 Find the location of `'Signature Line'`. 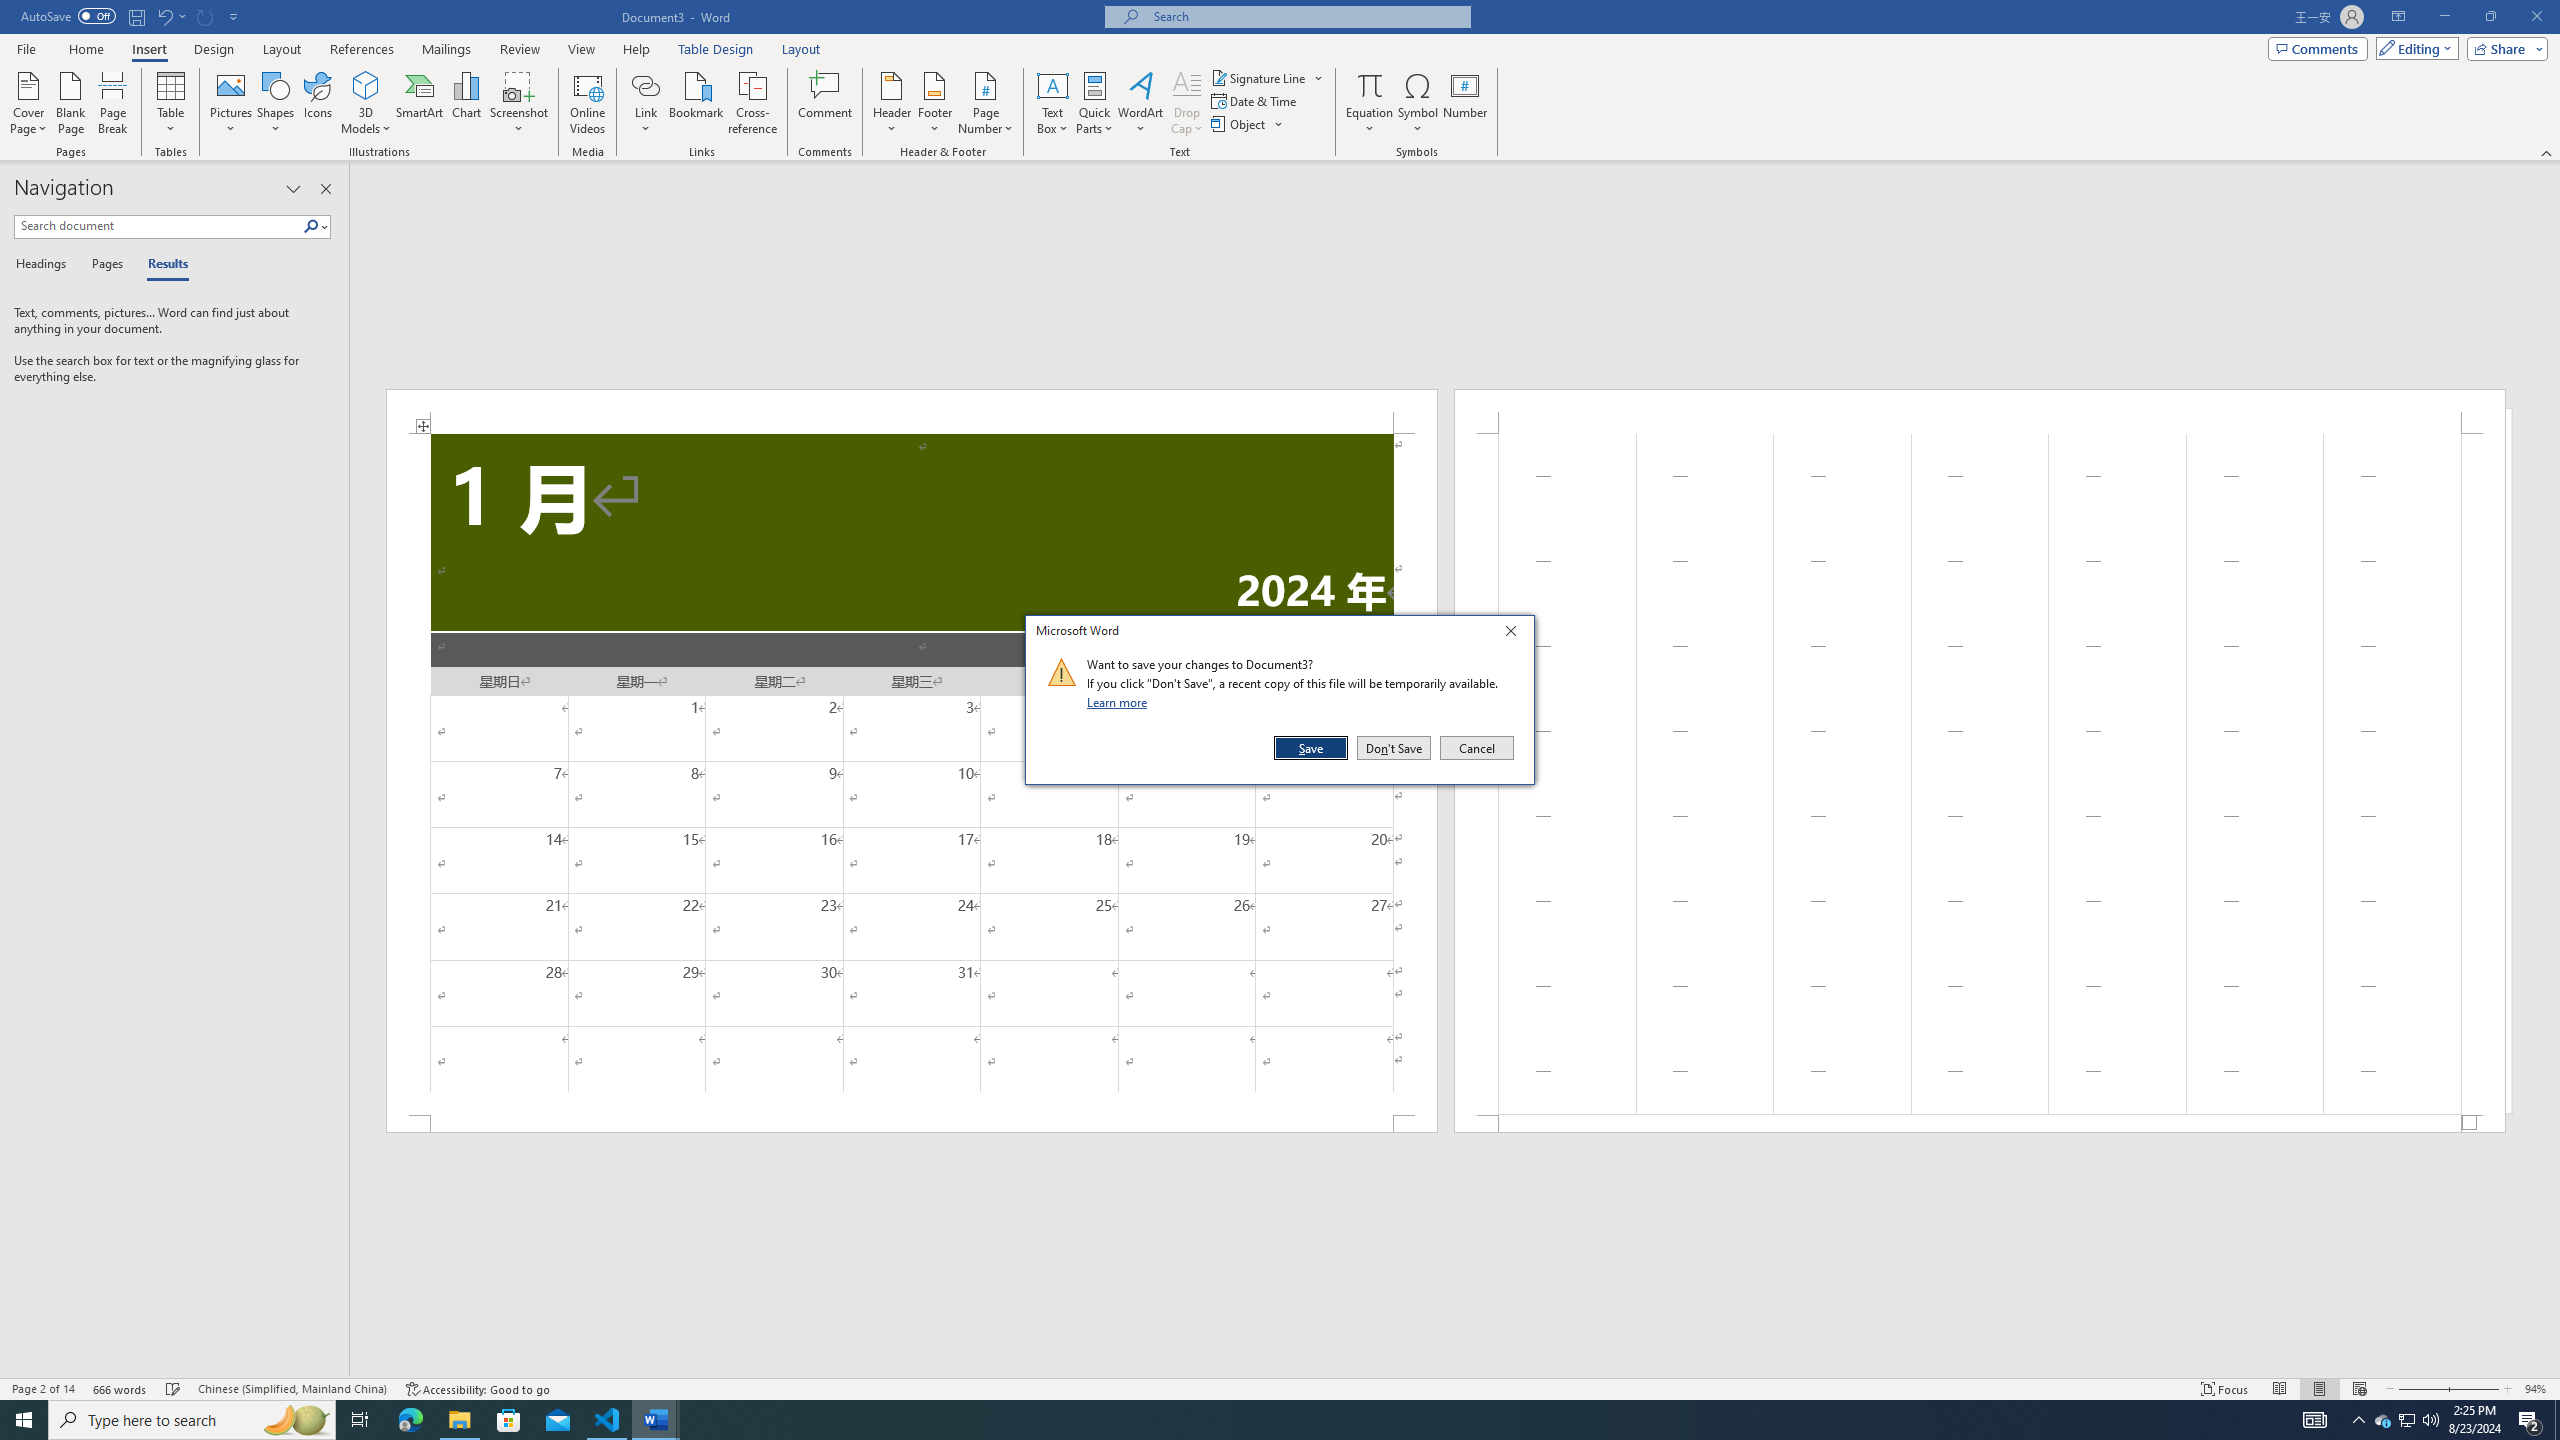

'Signature Line' is located at coordinates (1267, 77).